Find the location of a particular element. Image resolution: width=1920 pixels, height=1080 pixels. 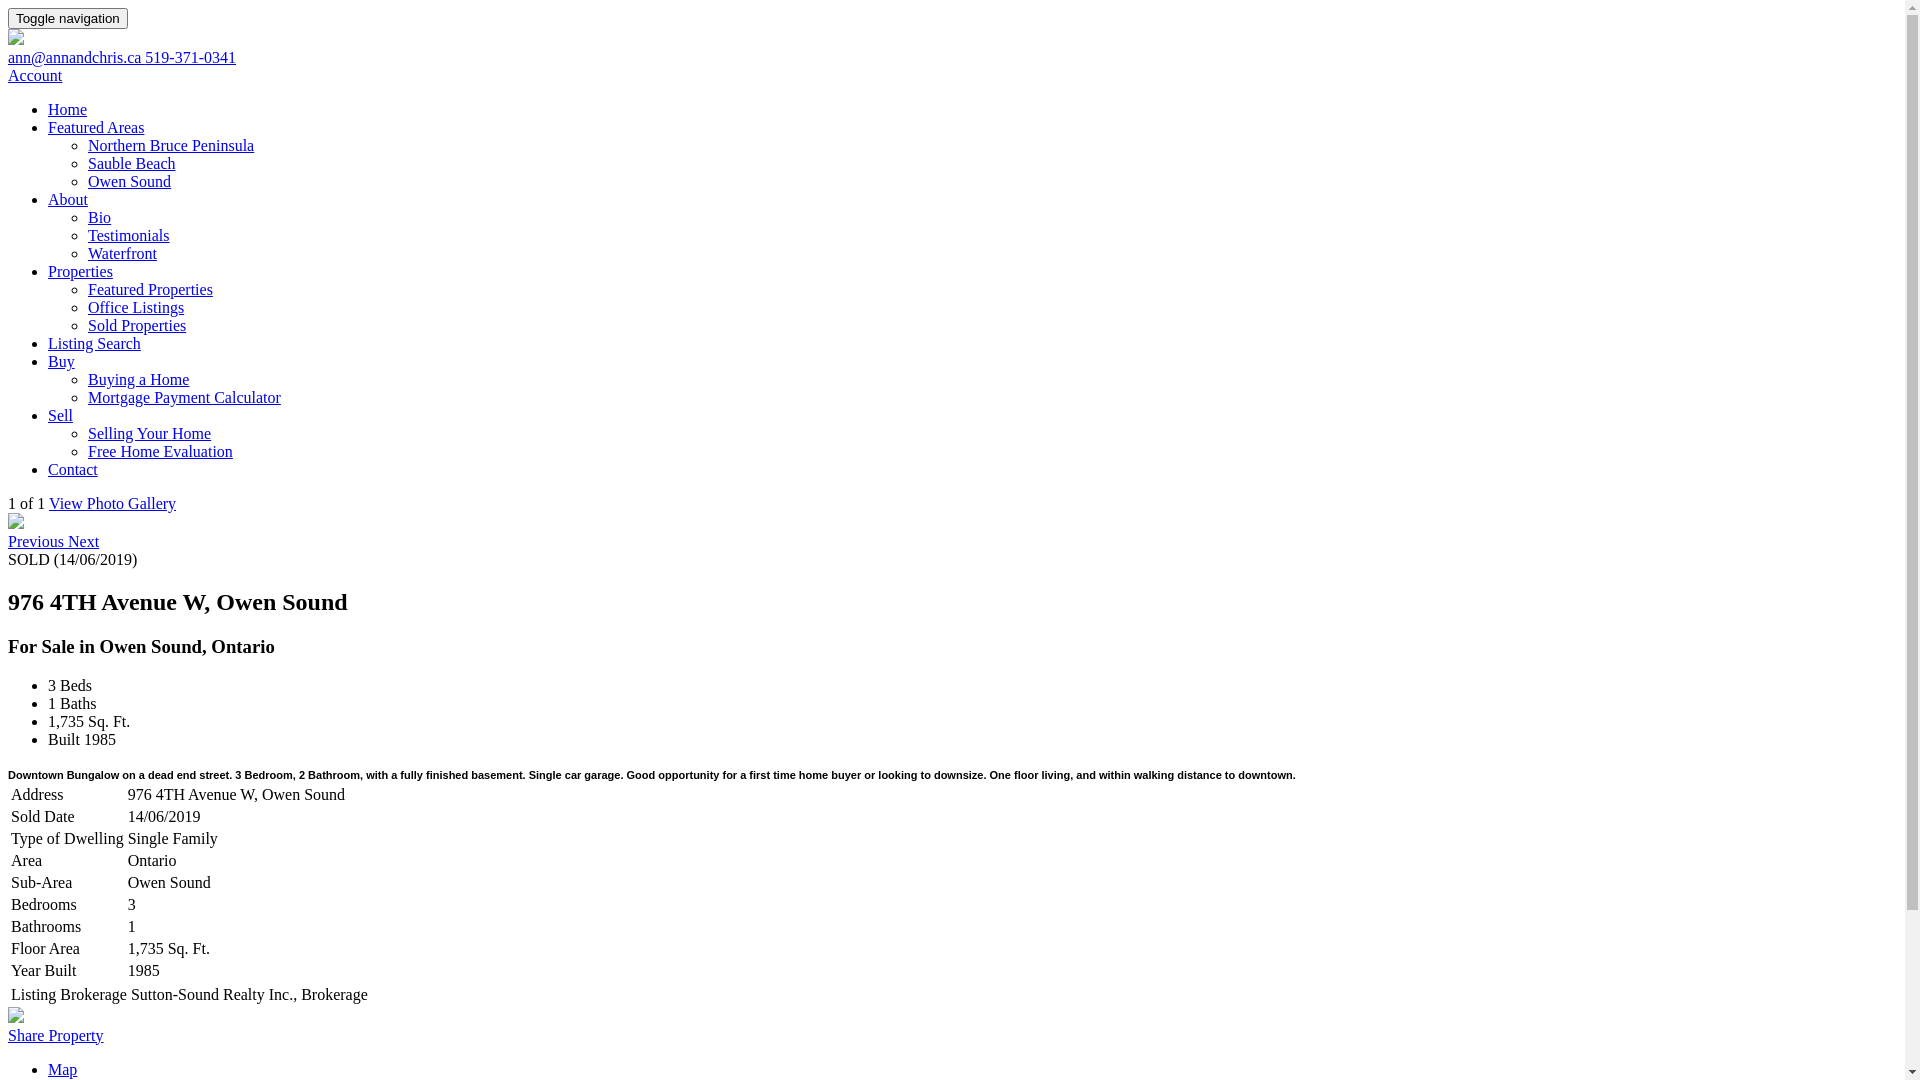

'Previous' is located at coordinates (38, 541).